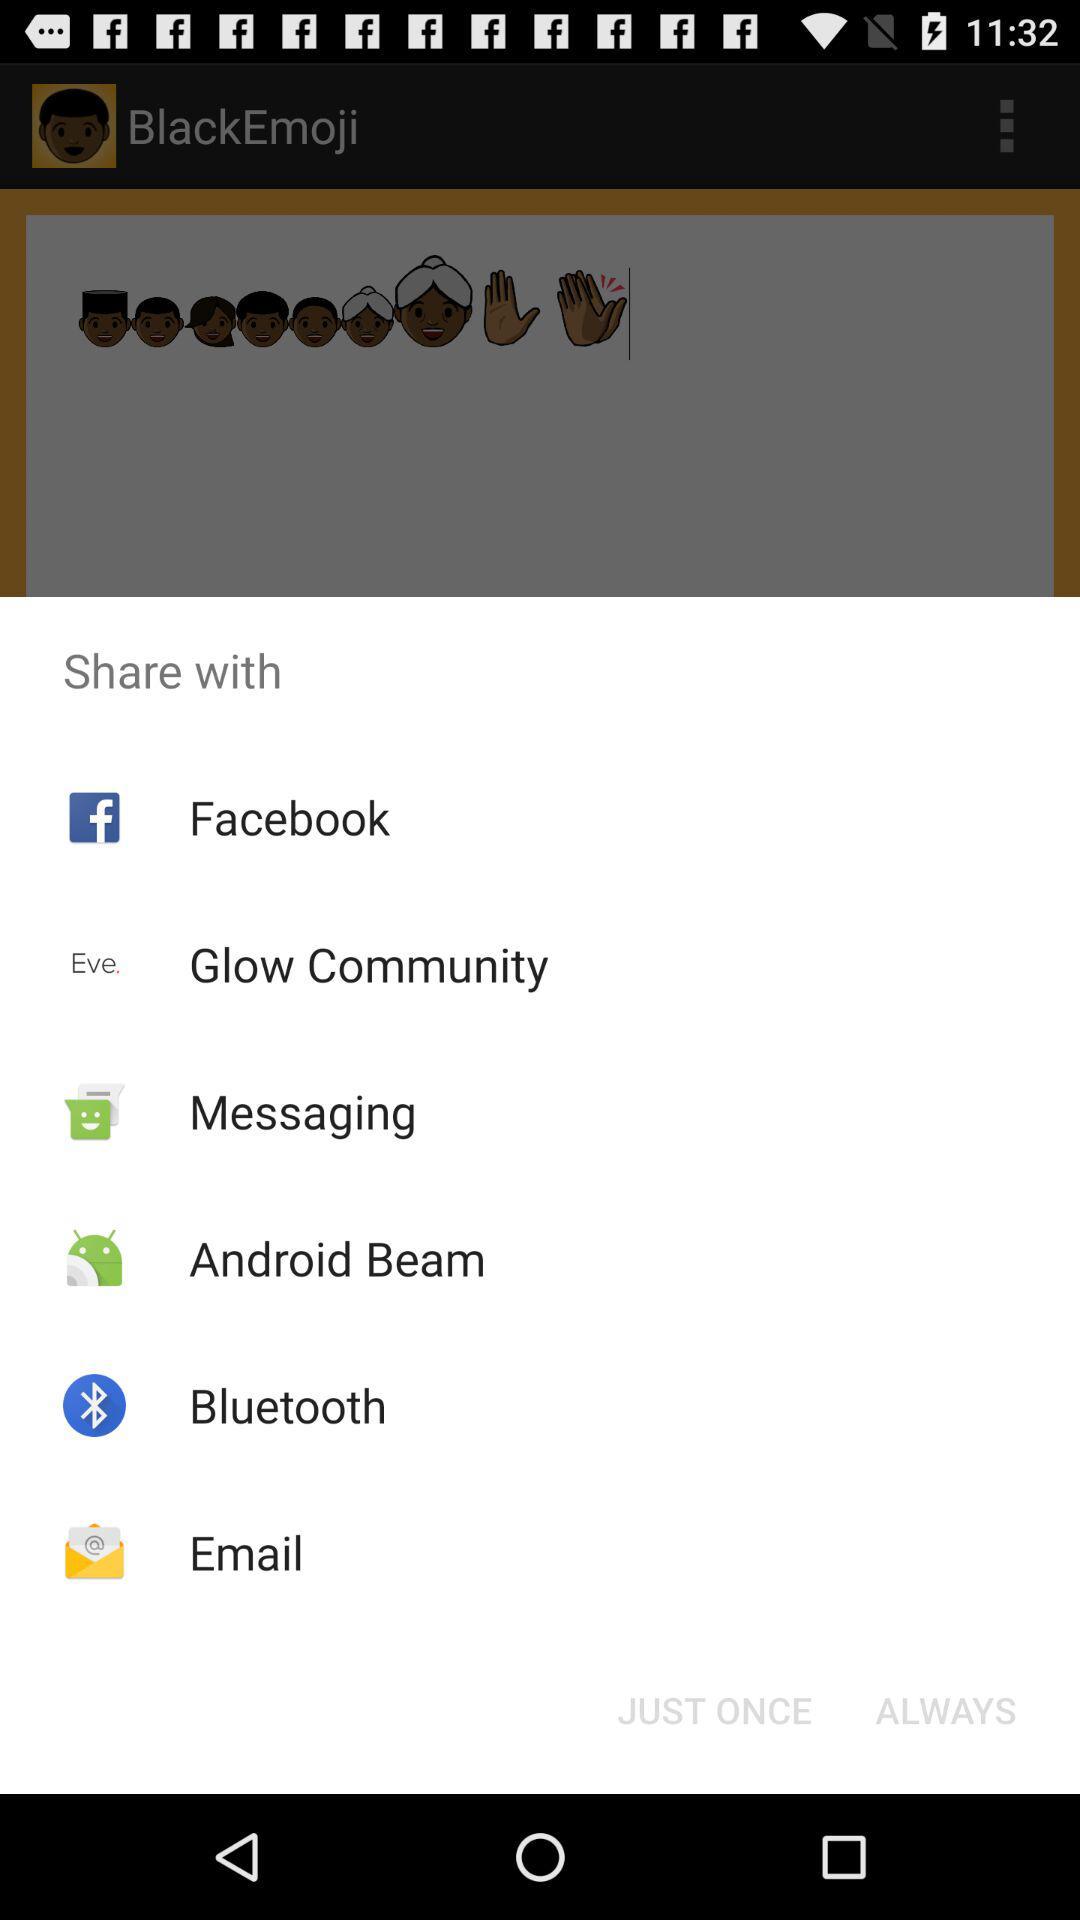 The width and height of the screenshot is (1080, 1920). I want to click on the button to the right of the just once button, so click(945, 1708).